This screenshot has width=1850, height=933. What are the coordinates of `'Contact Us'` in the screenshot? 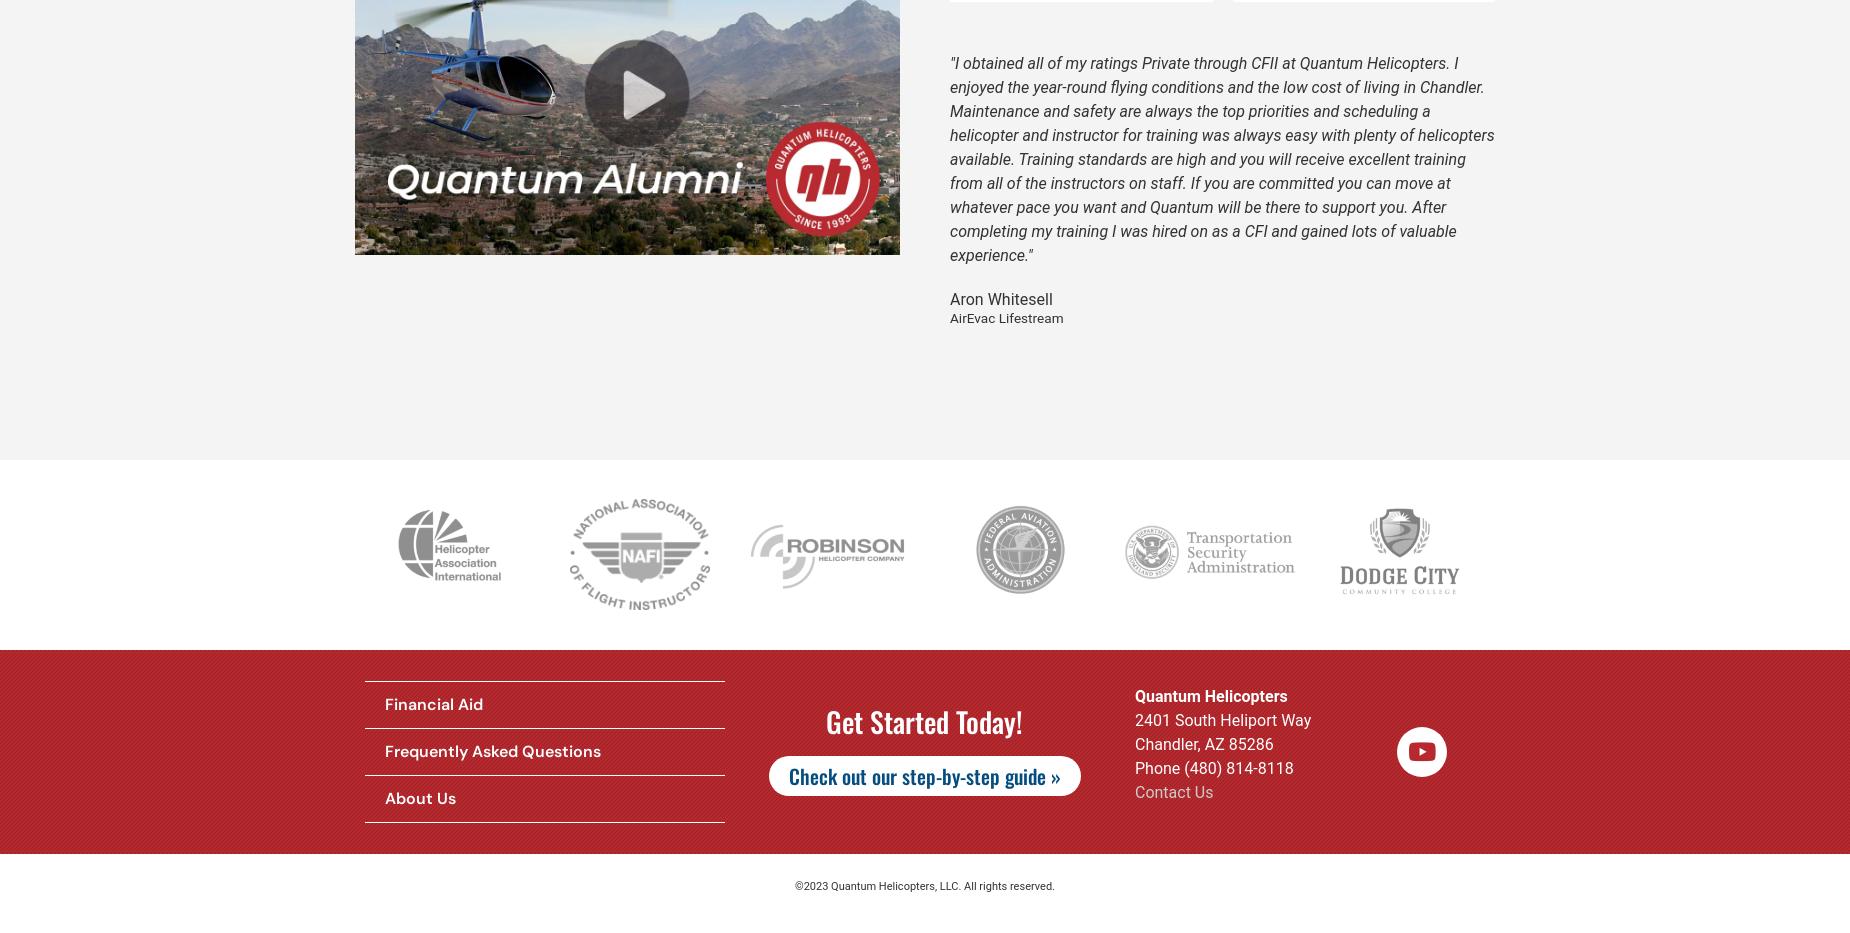 It's located at (1172, 791).